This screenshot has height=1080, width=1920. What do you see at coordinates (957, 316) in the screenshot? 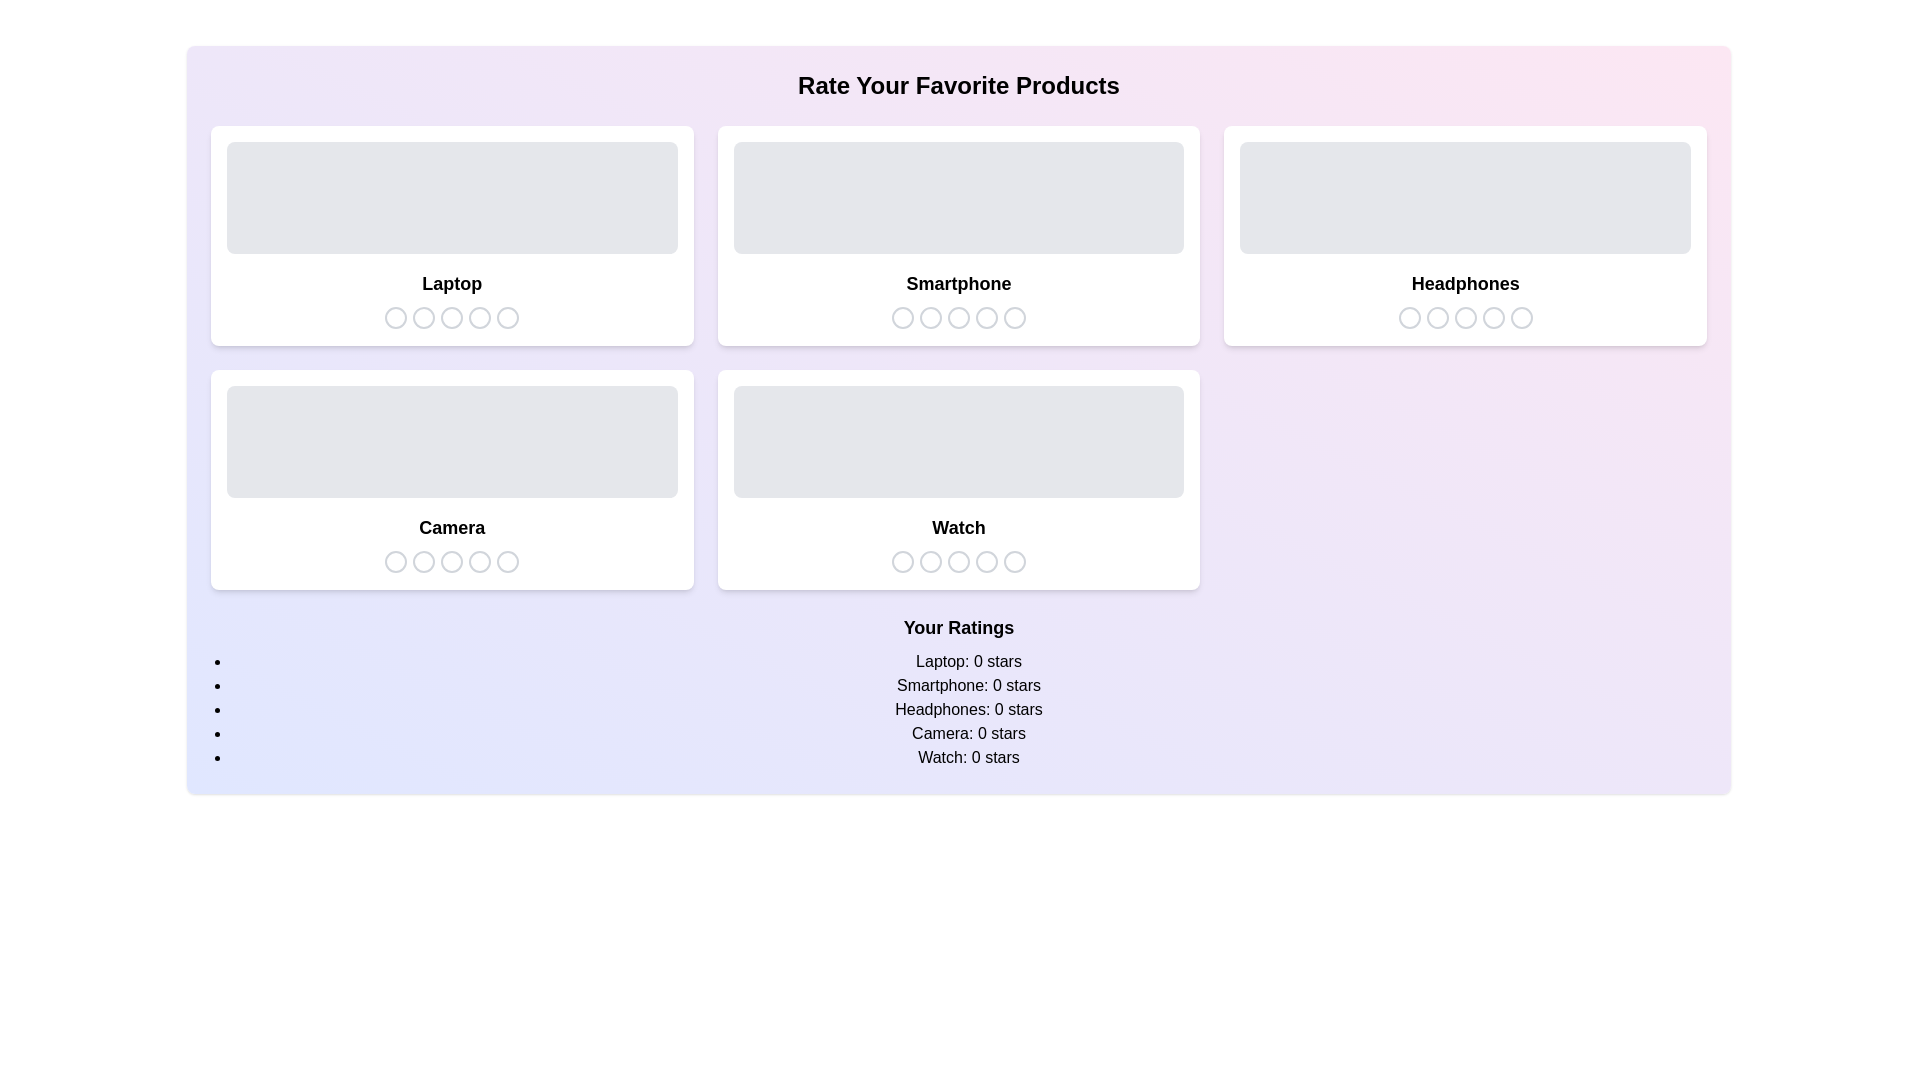
I see `the star icon corresponding to 3 stars for the product Smartphone` at bounding box center [957, 316].